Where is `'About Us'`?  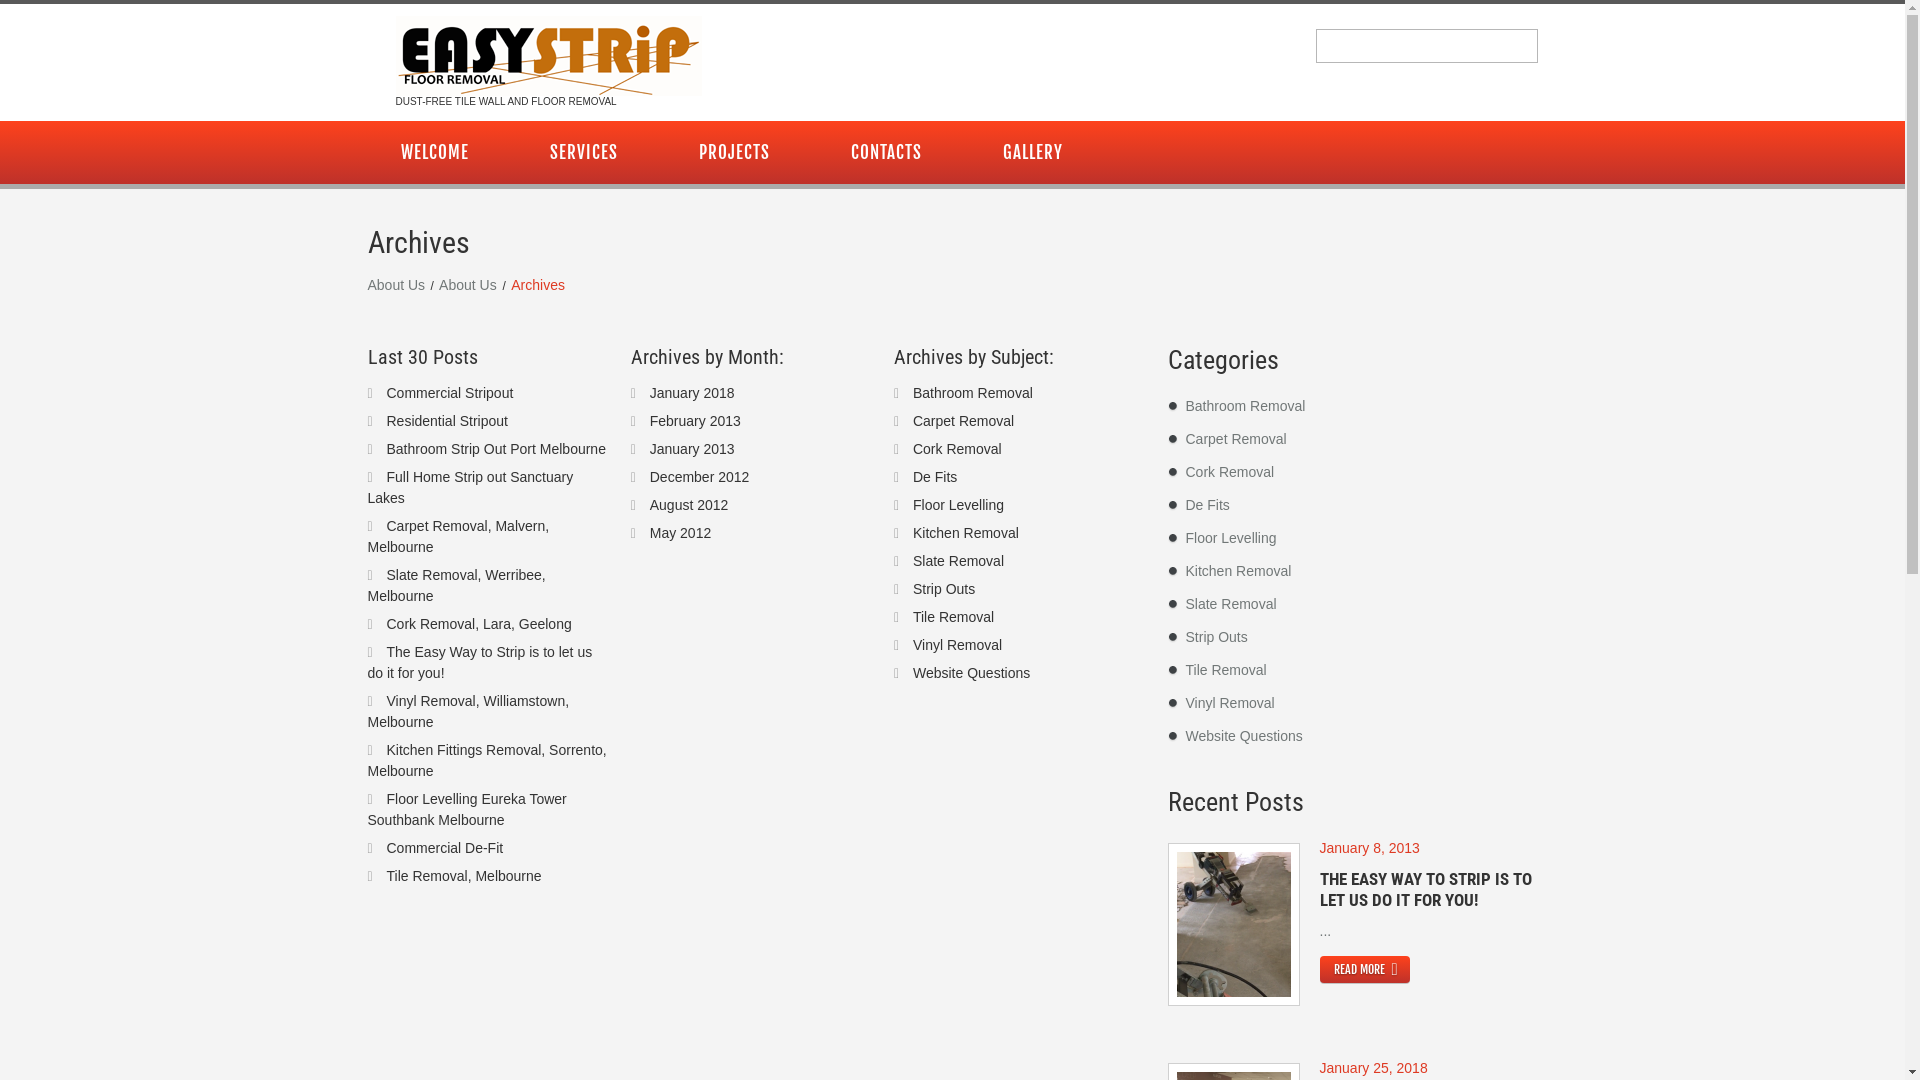
'About Us' is located at coordinates (466, 284).